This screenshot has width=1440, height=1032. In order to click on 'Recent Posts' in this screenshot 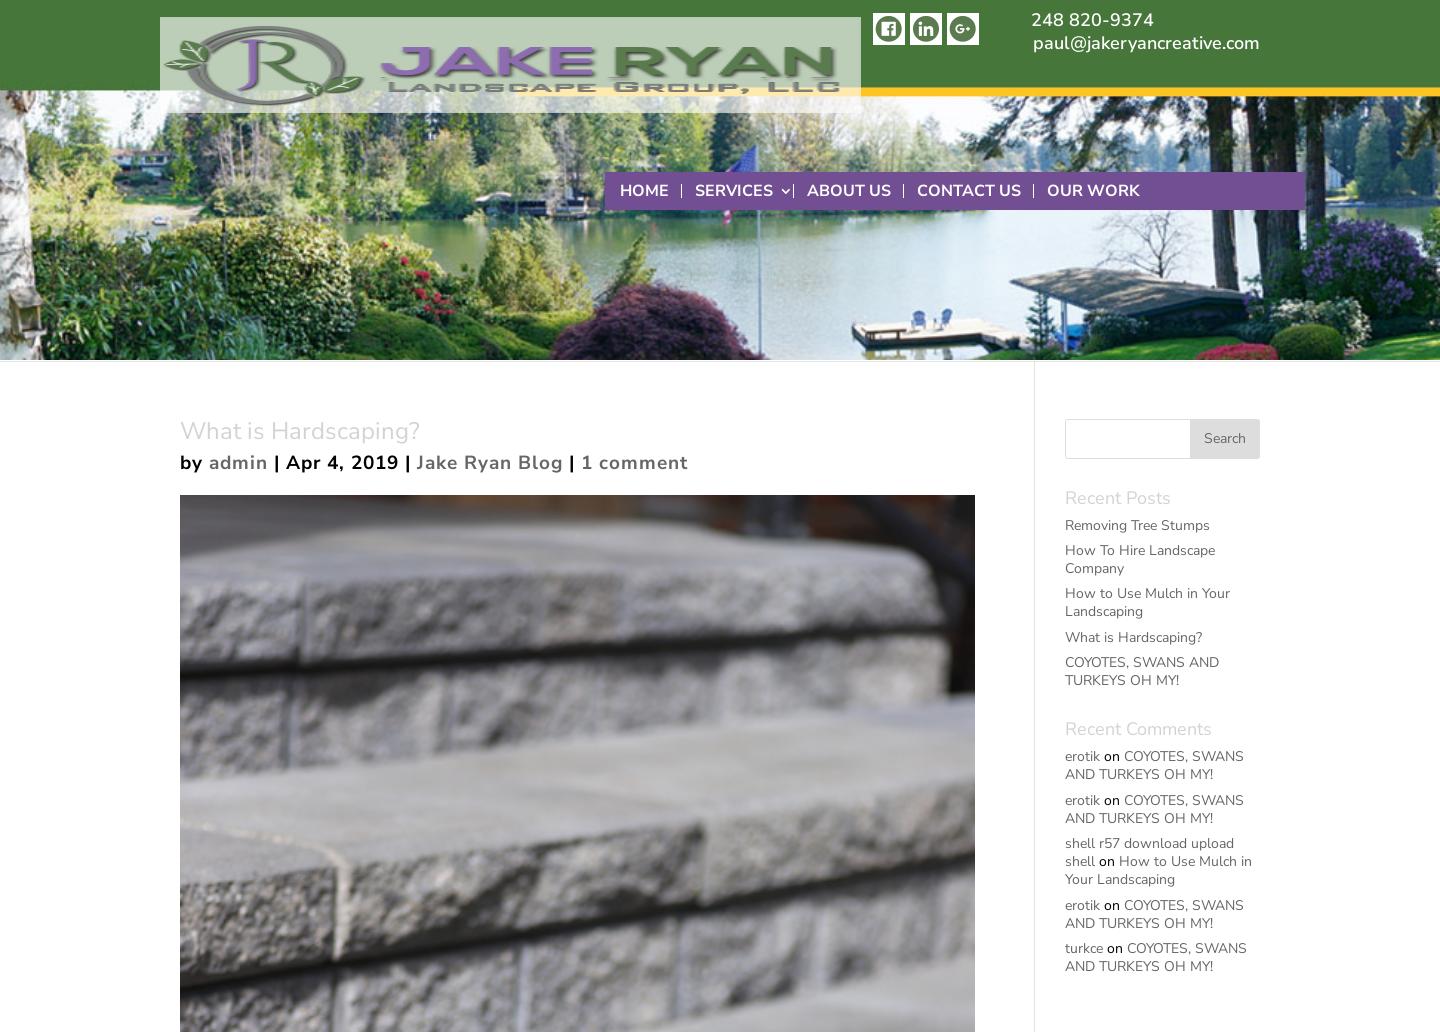, I will do `click(1064, 496)`.